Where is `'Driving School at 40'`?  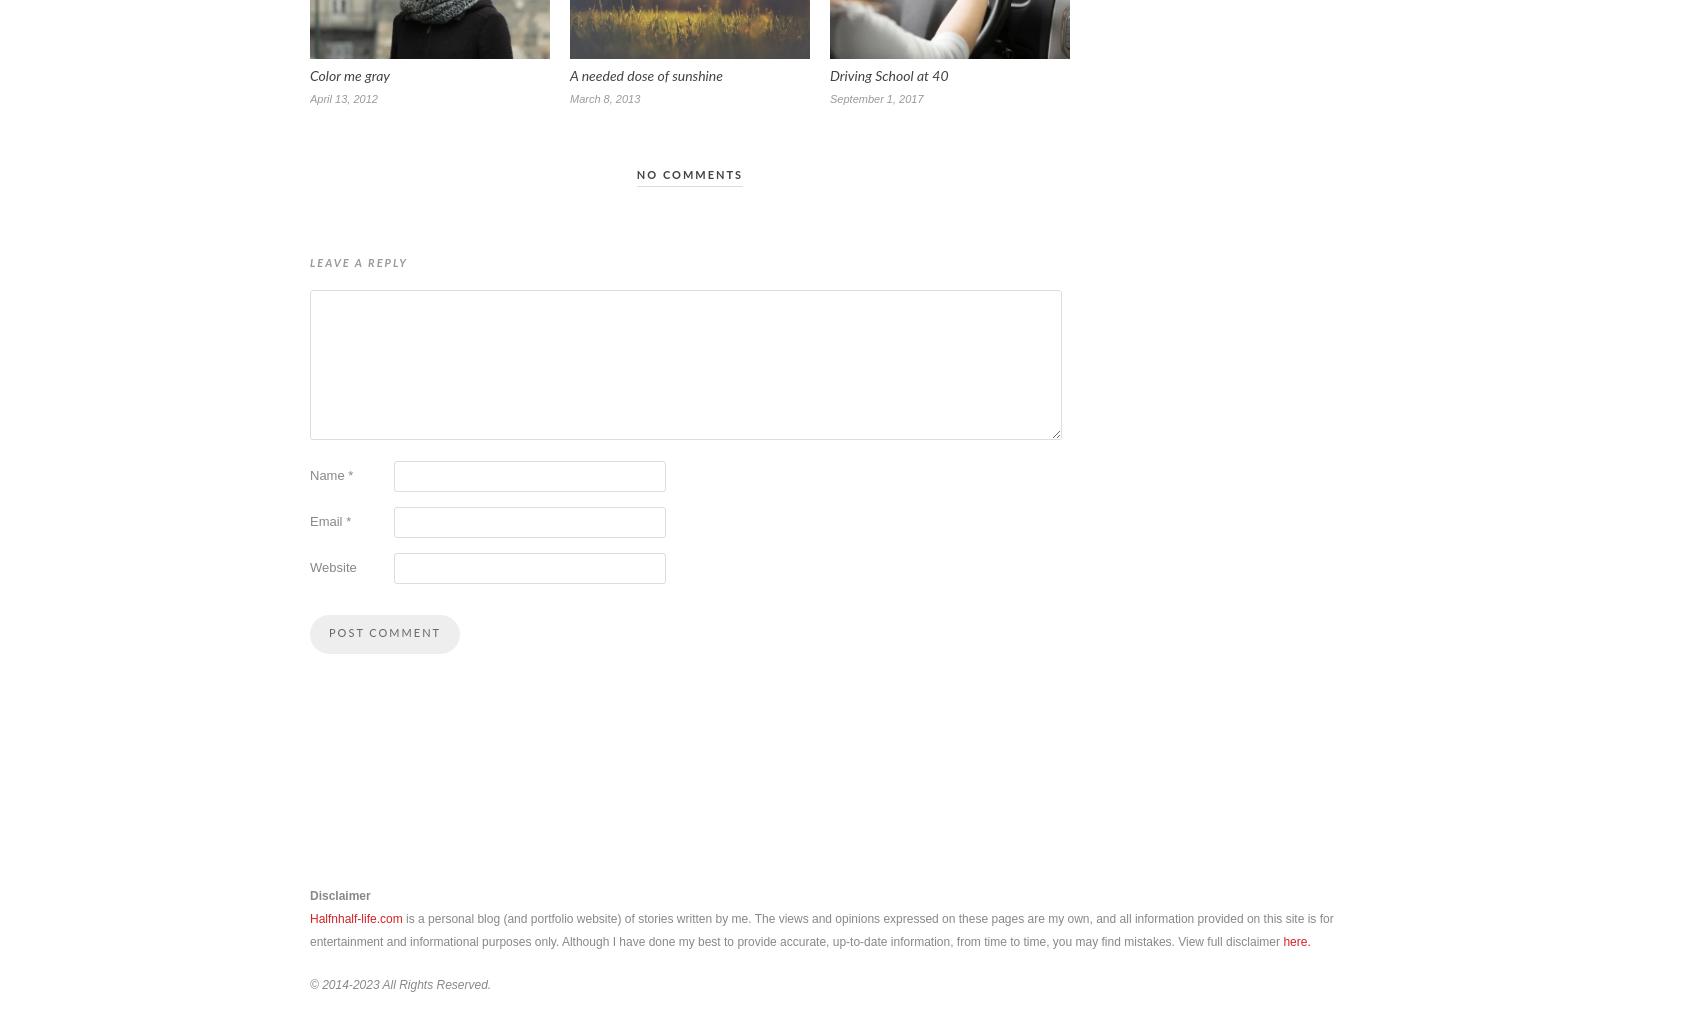
'Driving School at 40' is located at coordinates (888, 75).